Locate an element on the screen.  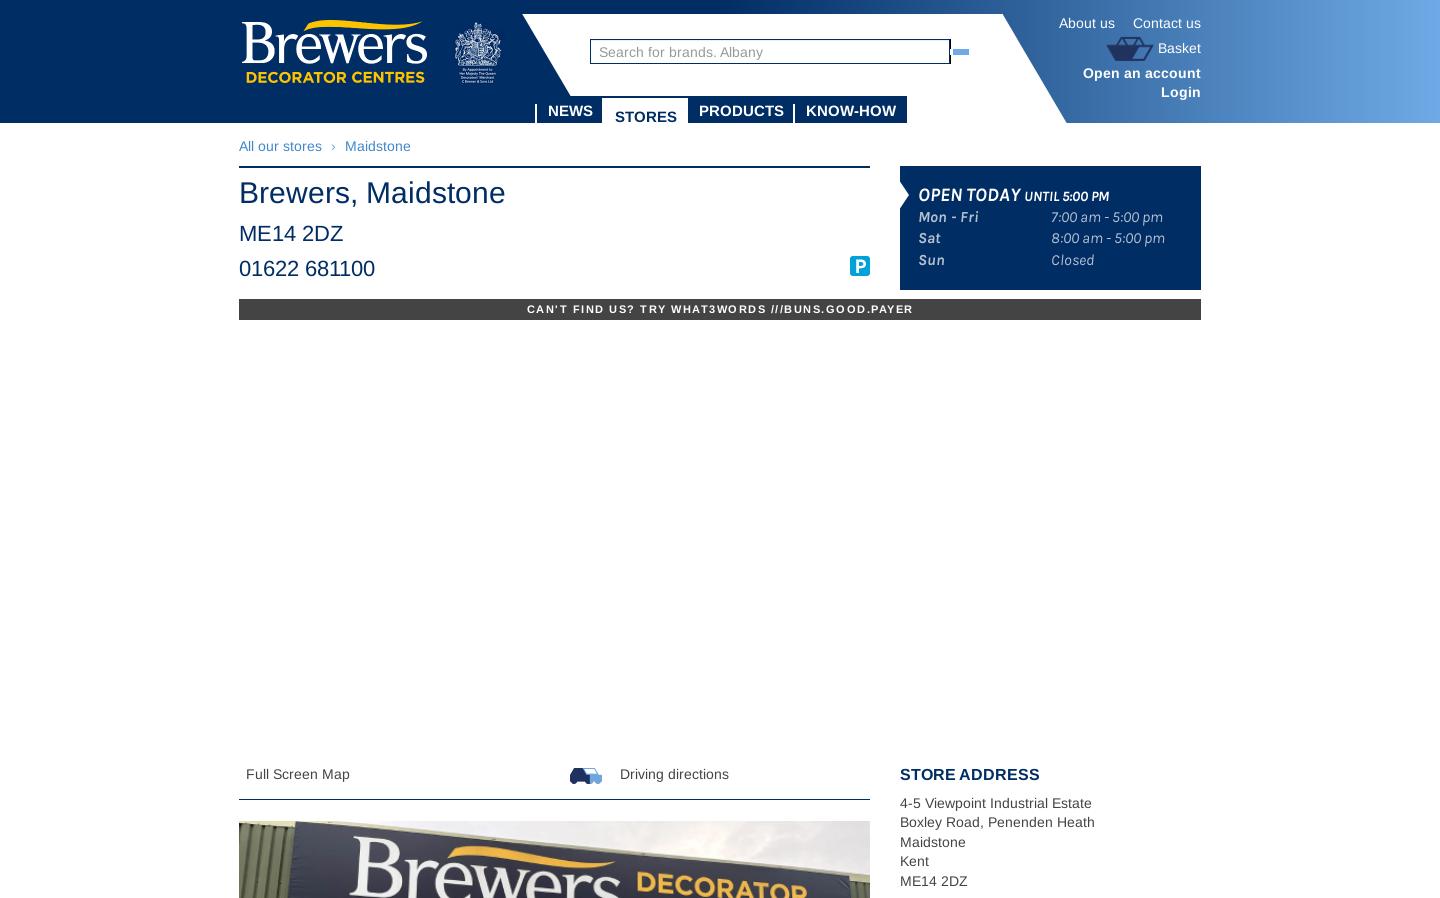
'Know-how' is located at coordinates (850, 109).